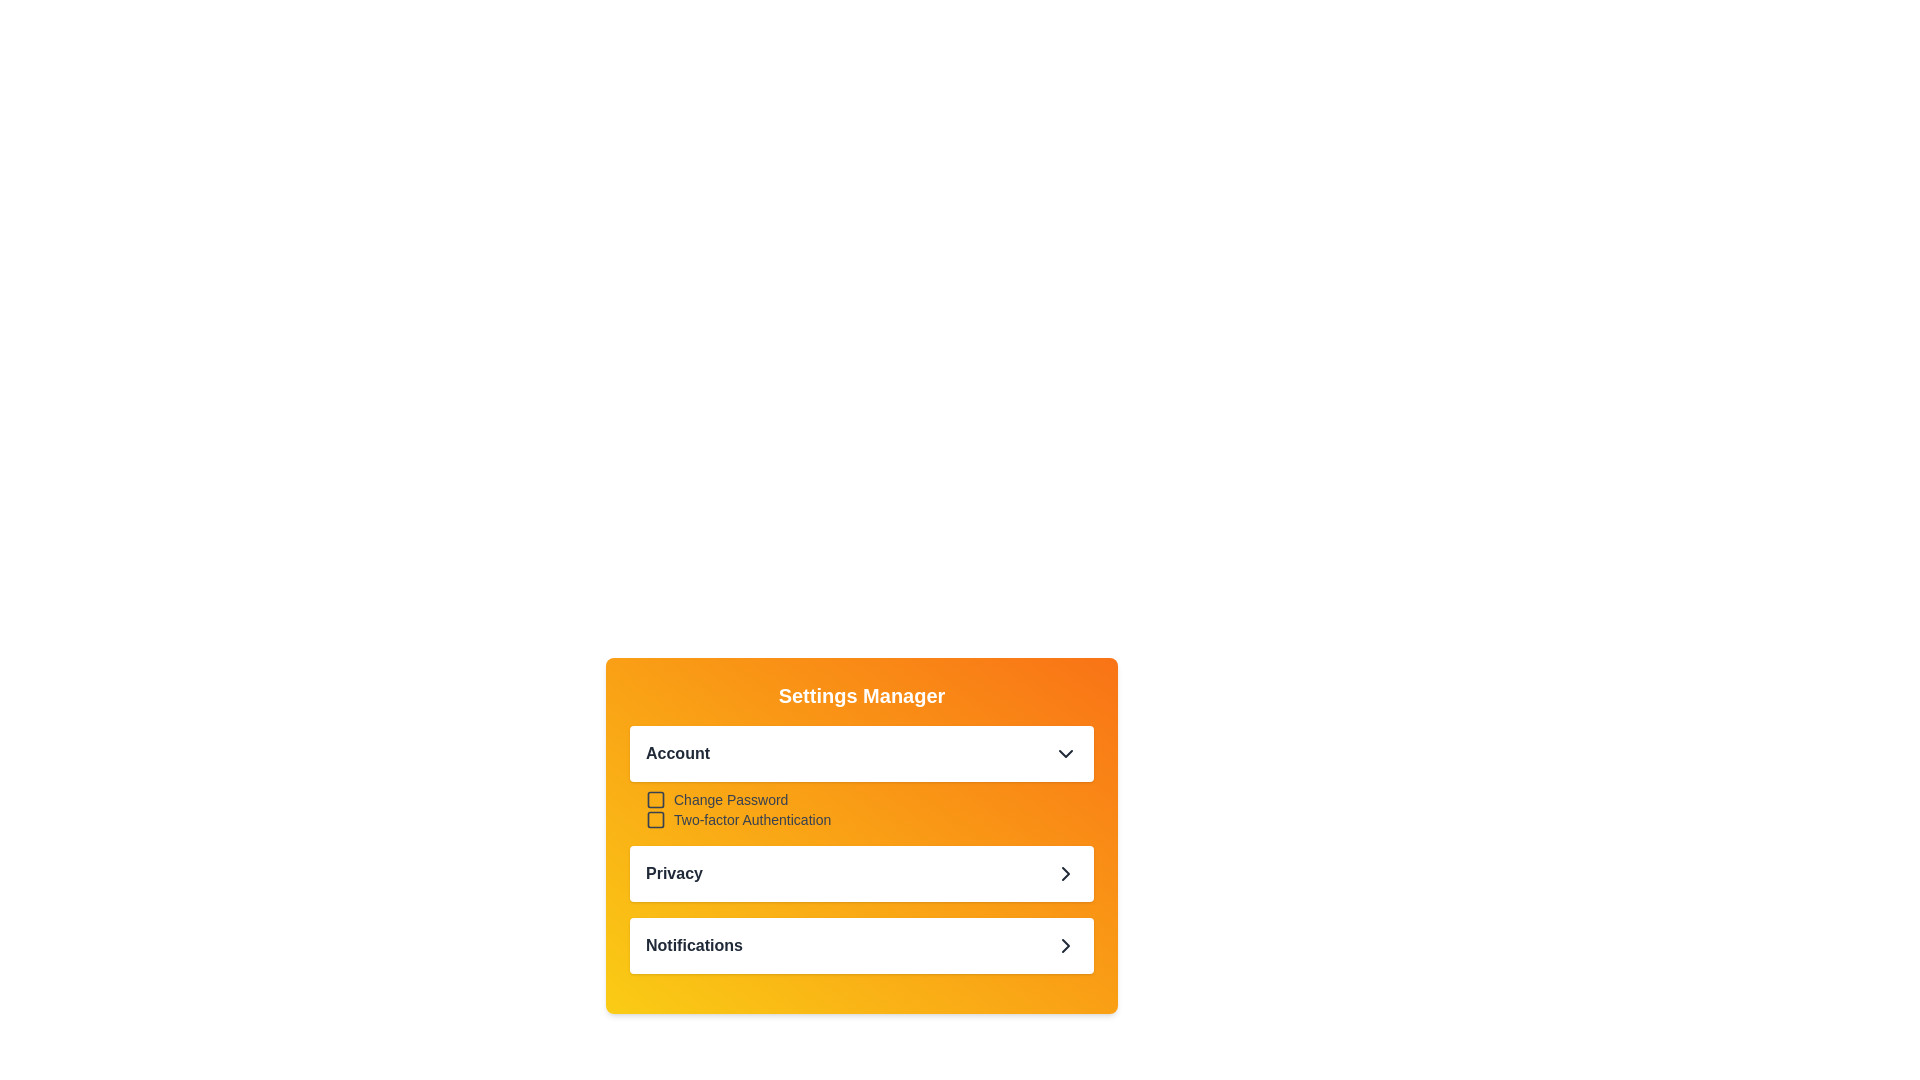  I want to click on the checkbox located in the settings panel under the 'Account' section, next to the 'Two-factor Authentication' label, to check or uncheck it, so click(656, 820).